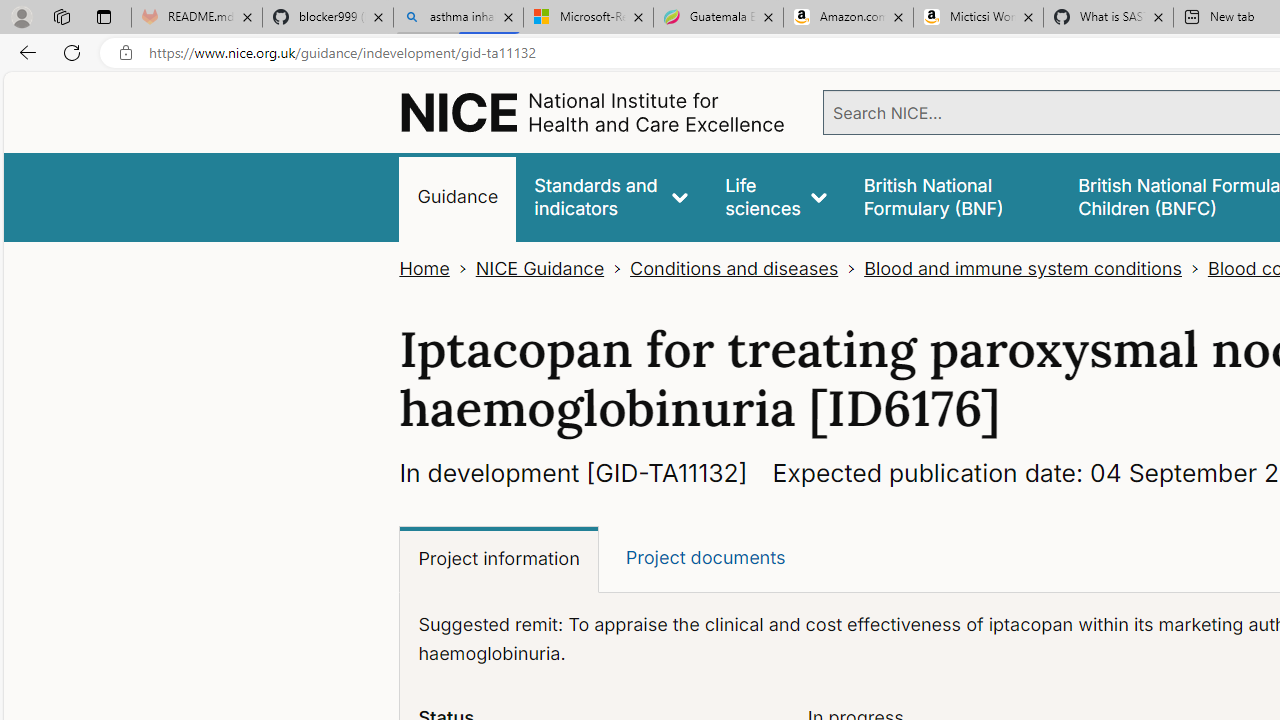  Describe the element at coordinates (775, 197) in the screenshot. I see `'Life sciences'` at that location.